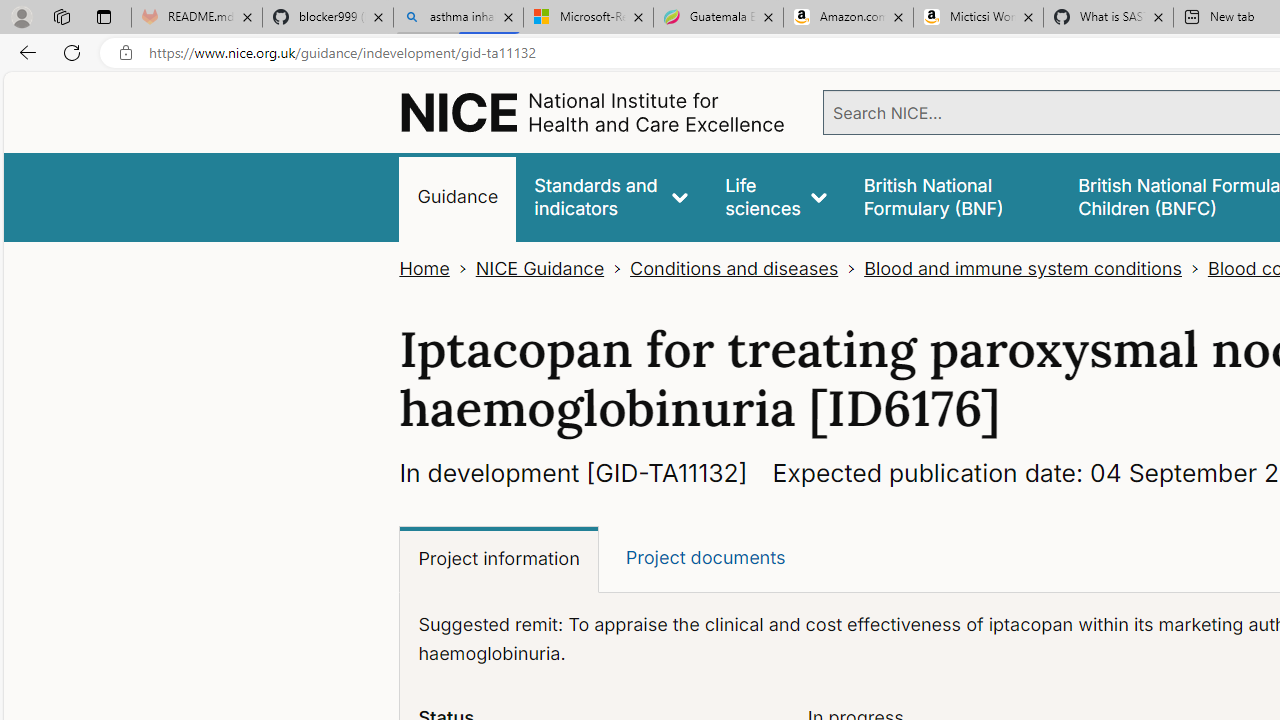  Describe the element at coordinates (775, 197) in the screenshot. I see `'Life sciences'` at that location.